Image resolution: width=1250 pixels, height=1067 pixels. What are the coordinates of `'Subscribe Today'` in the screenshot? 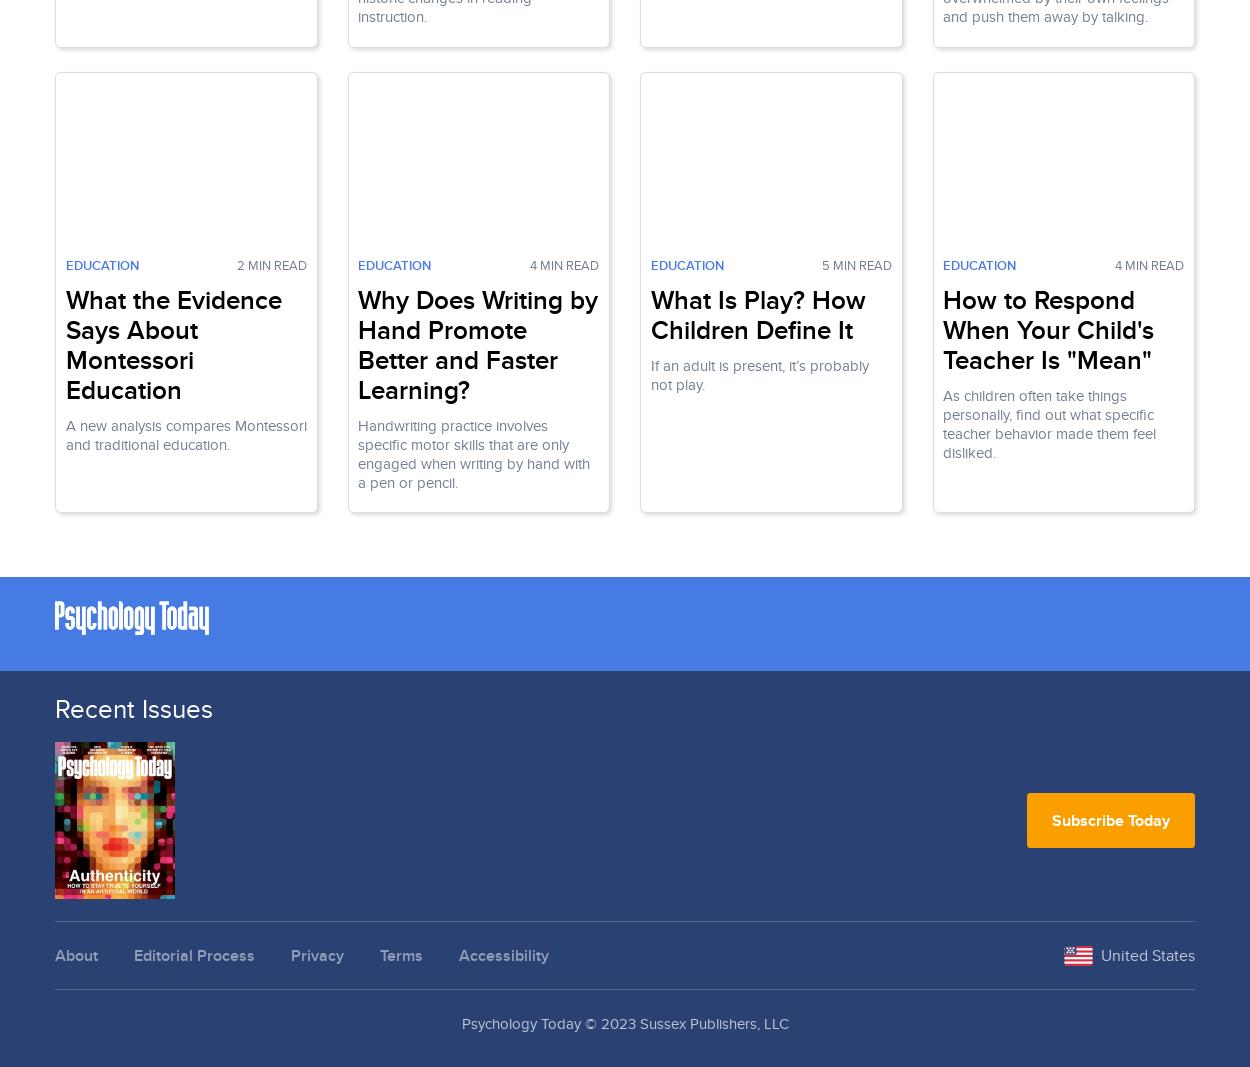 It's located at (1110, 818).